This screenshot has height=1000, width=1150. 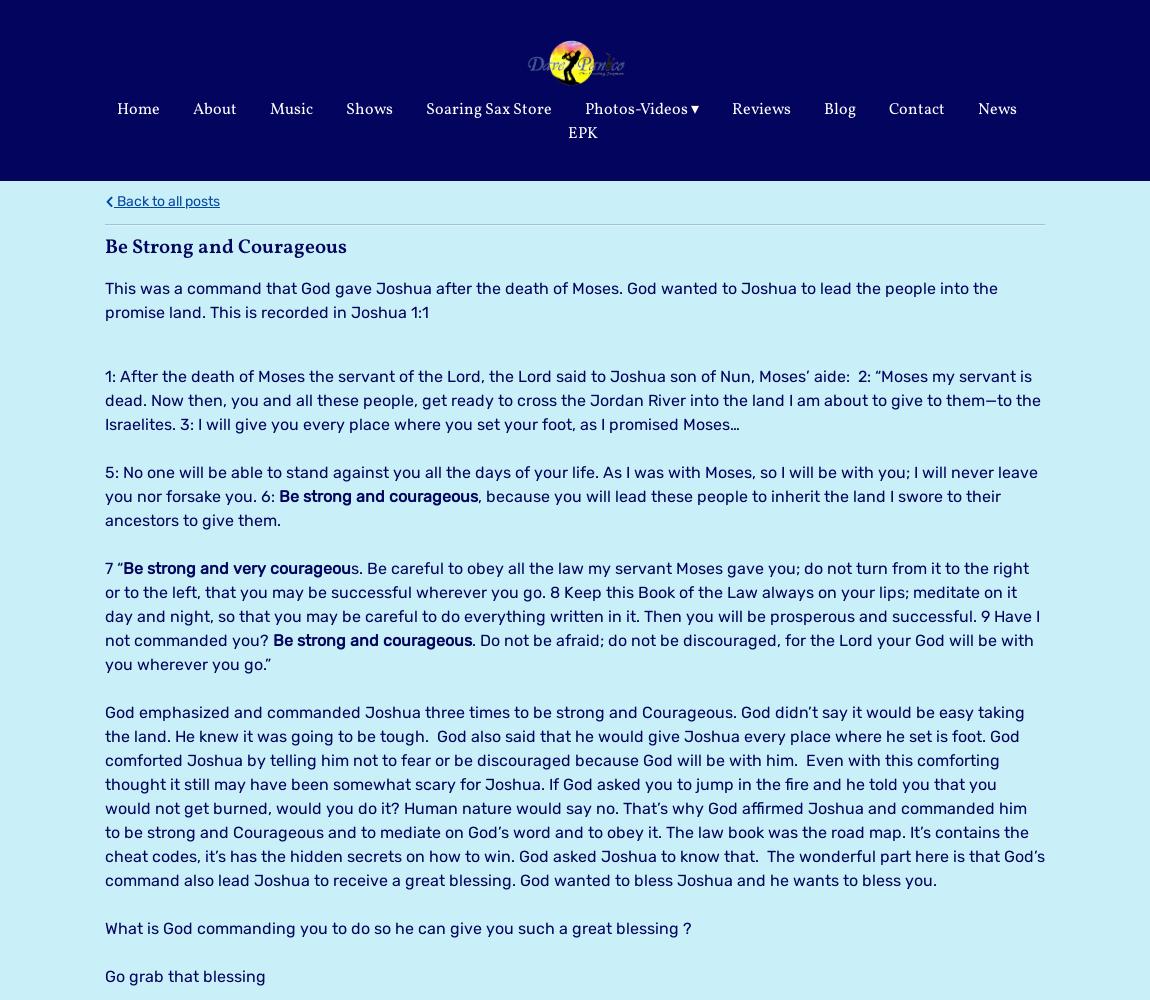 What do you see at coordinates (224, 246) in the screenshot?
I see `'Be Strong and Courageous'` at bounding box center [224, 246].